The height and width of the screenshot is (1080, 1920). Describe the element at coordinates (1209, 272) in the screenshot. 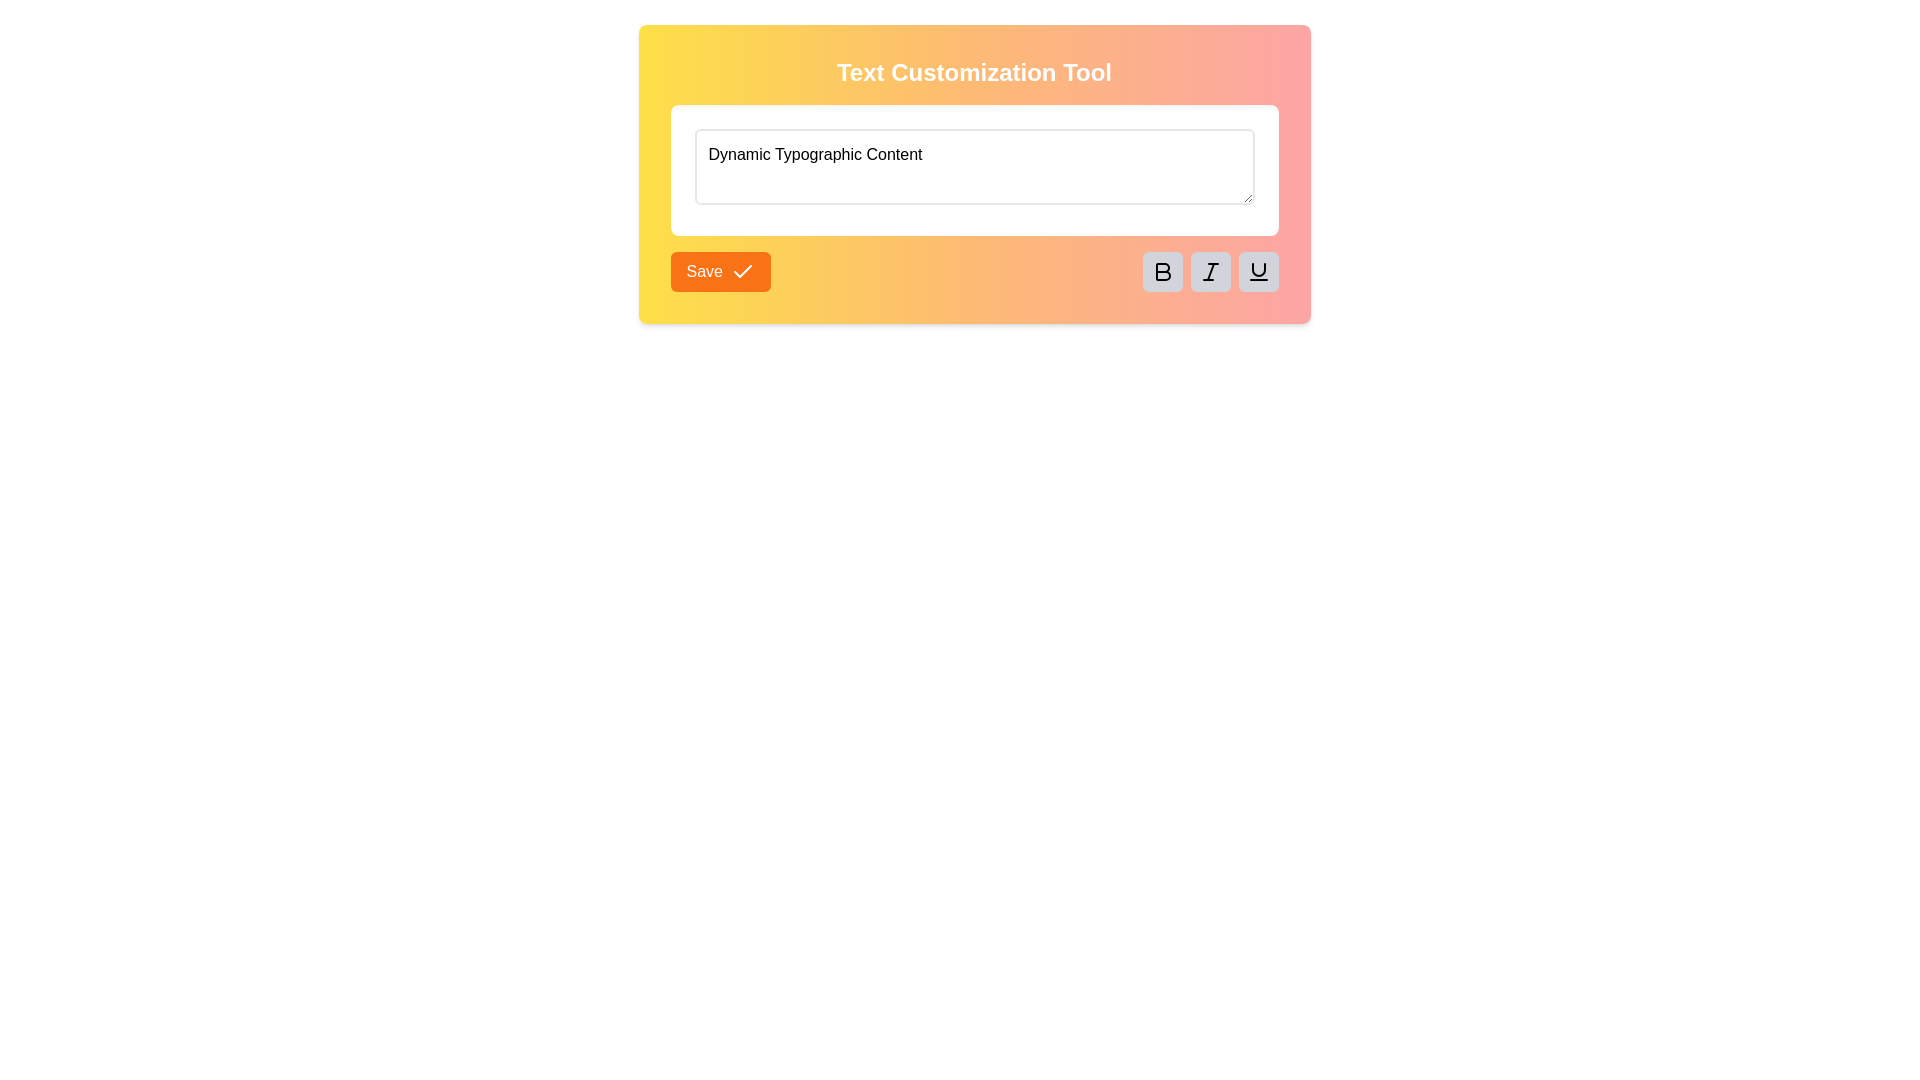

I see `the second formatting button from the left, which is a rounded rectangle with a gray background and contains an italicized 'I' icon` at that location.